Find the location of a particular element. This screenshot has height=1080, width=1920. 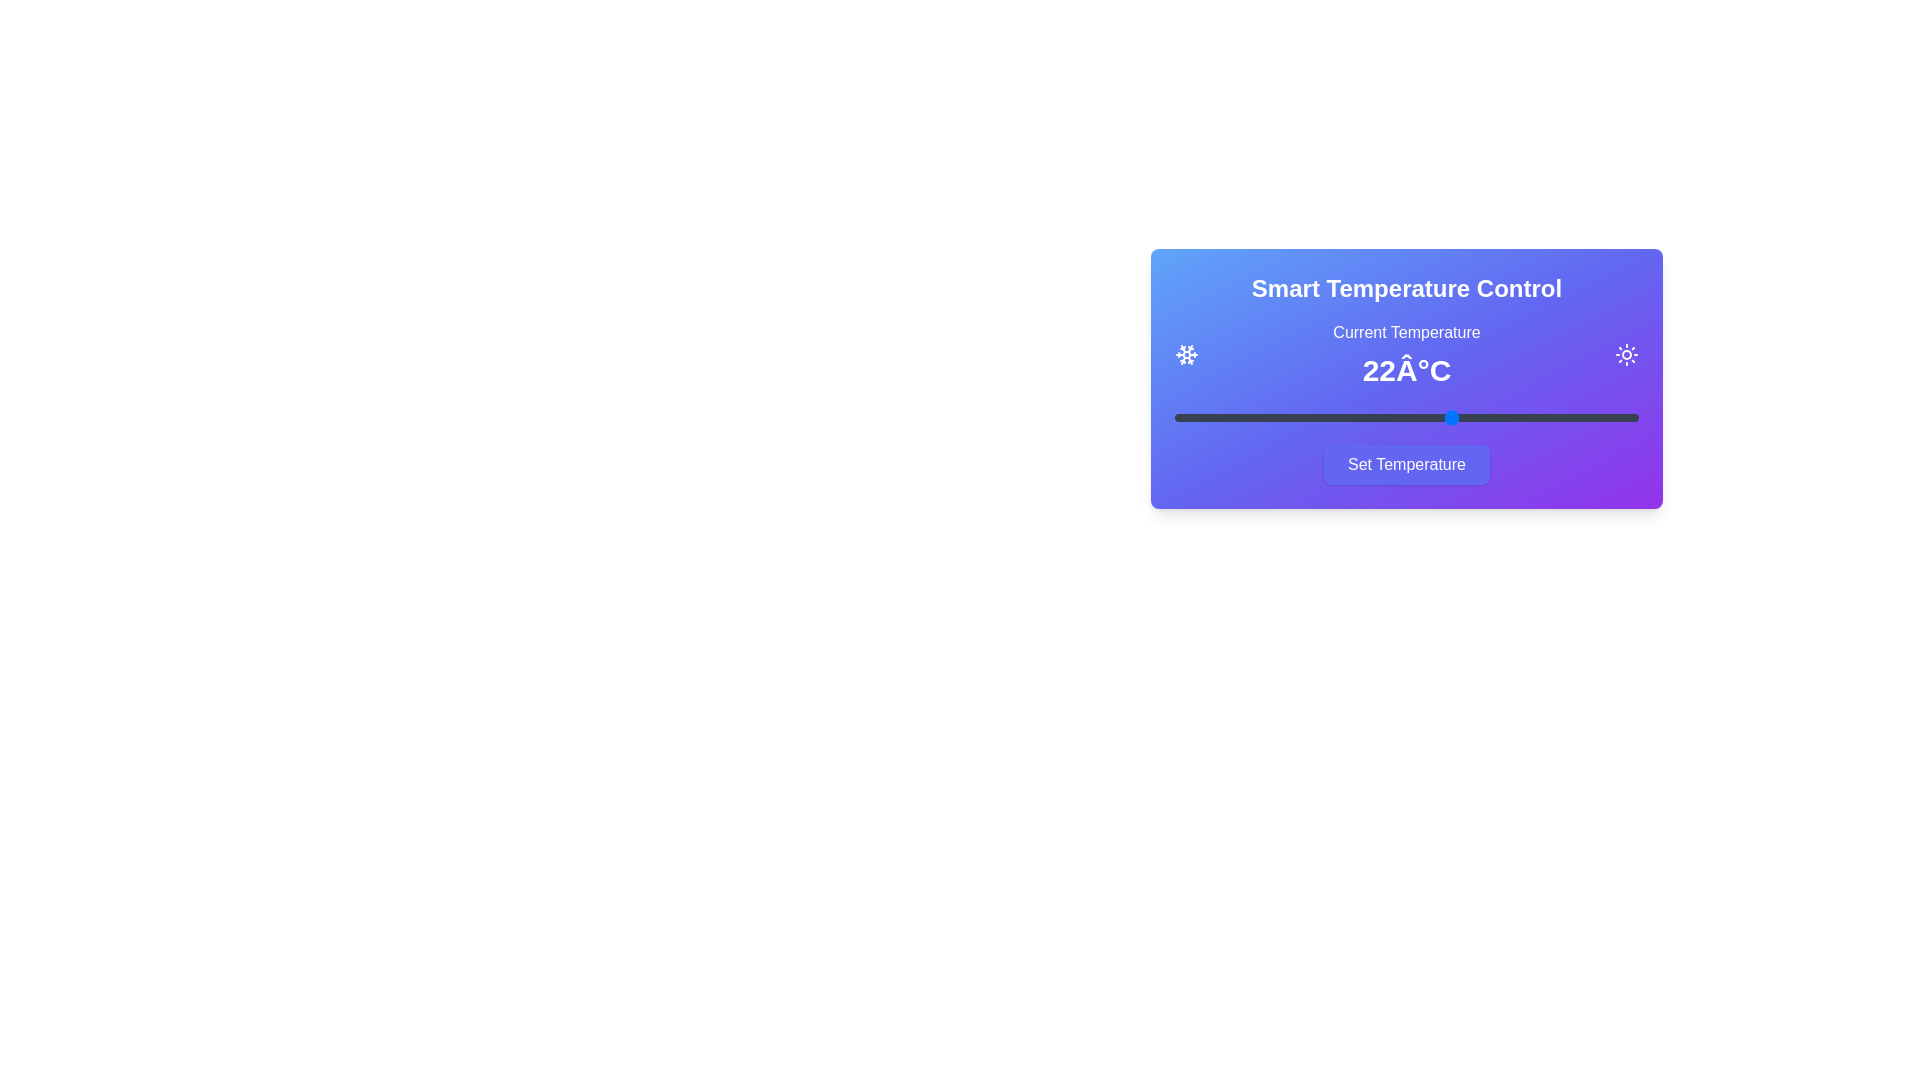

the sun icon with a purple background located at the far right of the 'Current Temperature' display block is located at coordinates (1627, 353).